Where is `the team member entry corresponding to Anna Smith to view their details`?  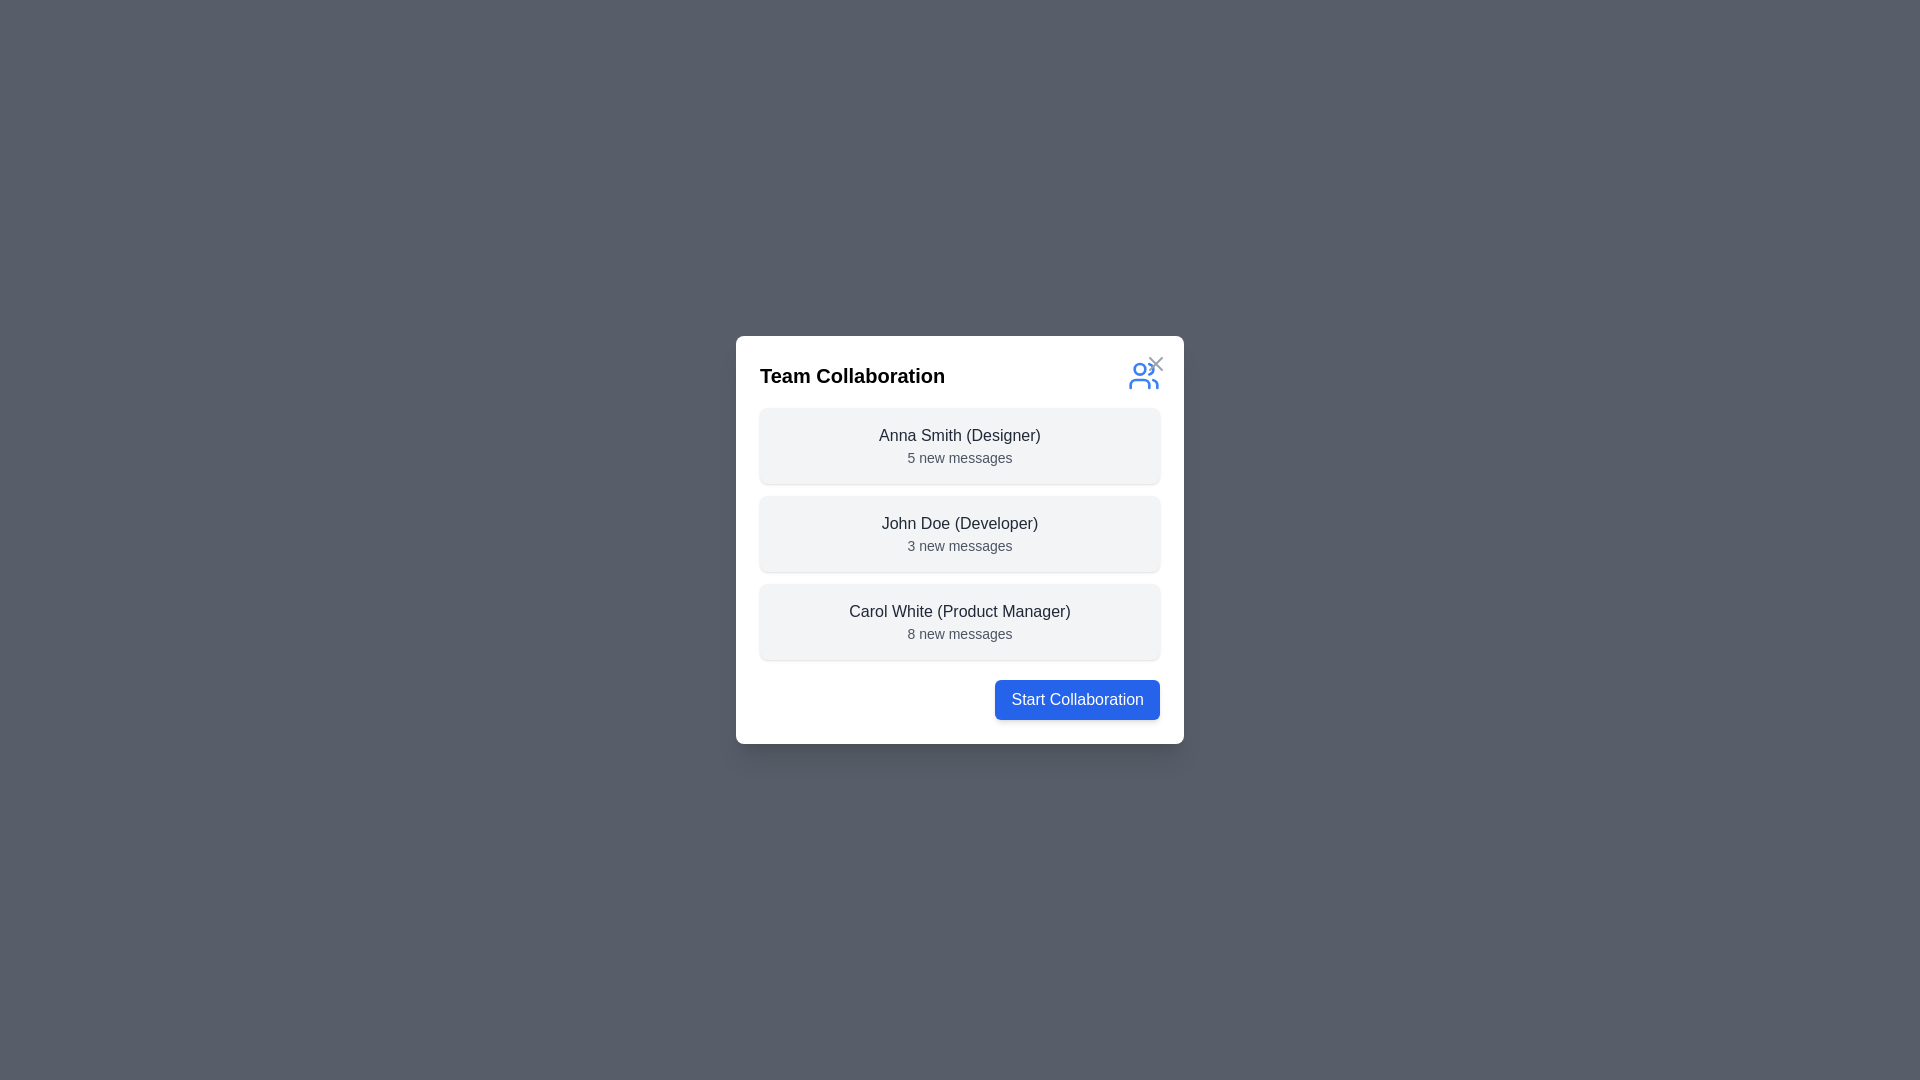 the team member entry corresponding to Anna Smith to view their details is located at coordinates (960, 445).